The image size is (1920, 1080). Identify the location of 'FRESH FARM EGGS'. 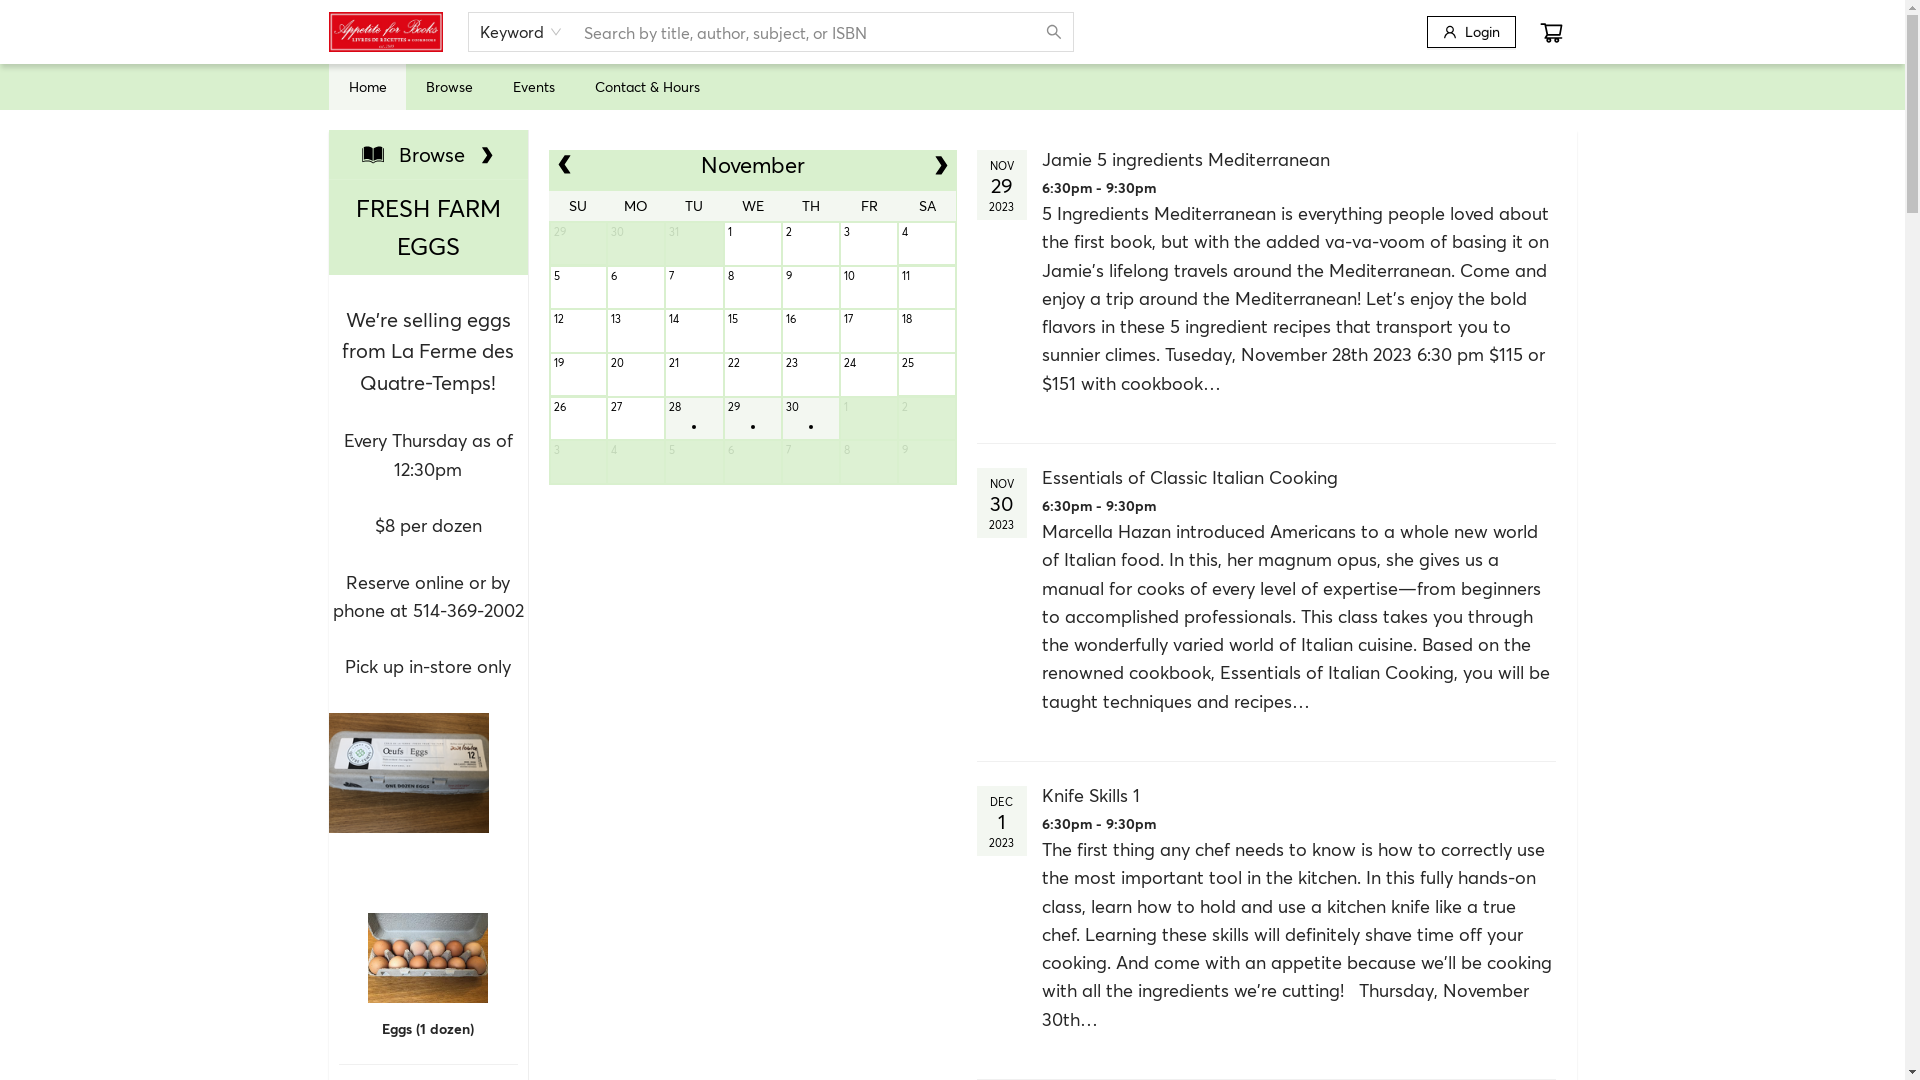
(426, 226).